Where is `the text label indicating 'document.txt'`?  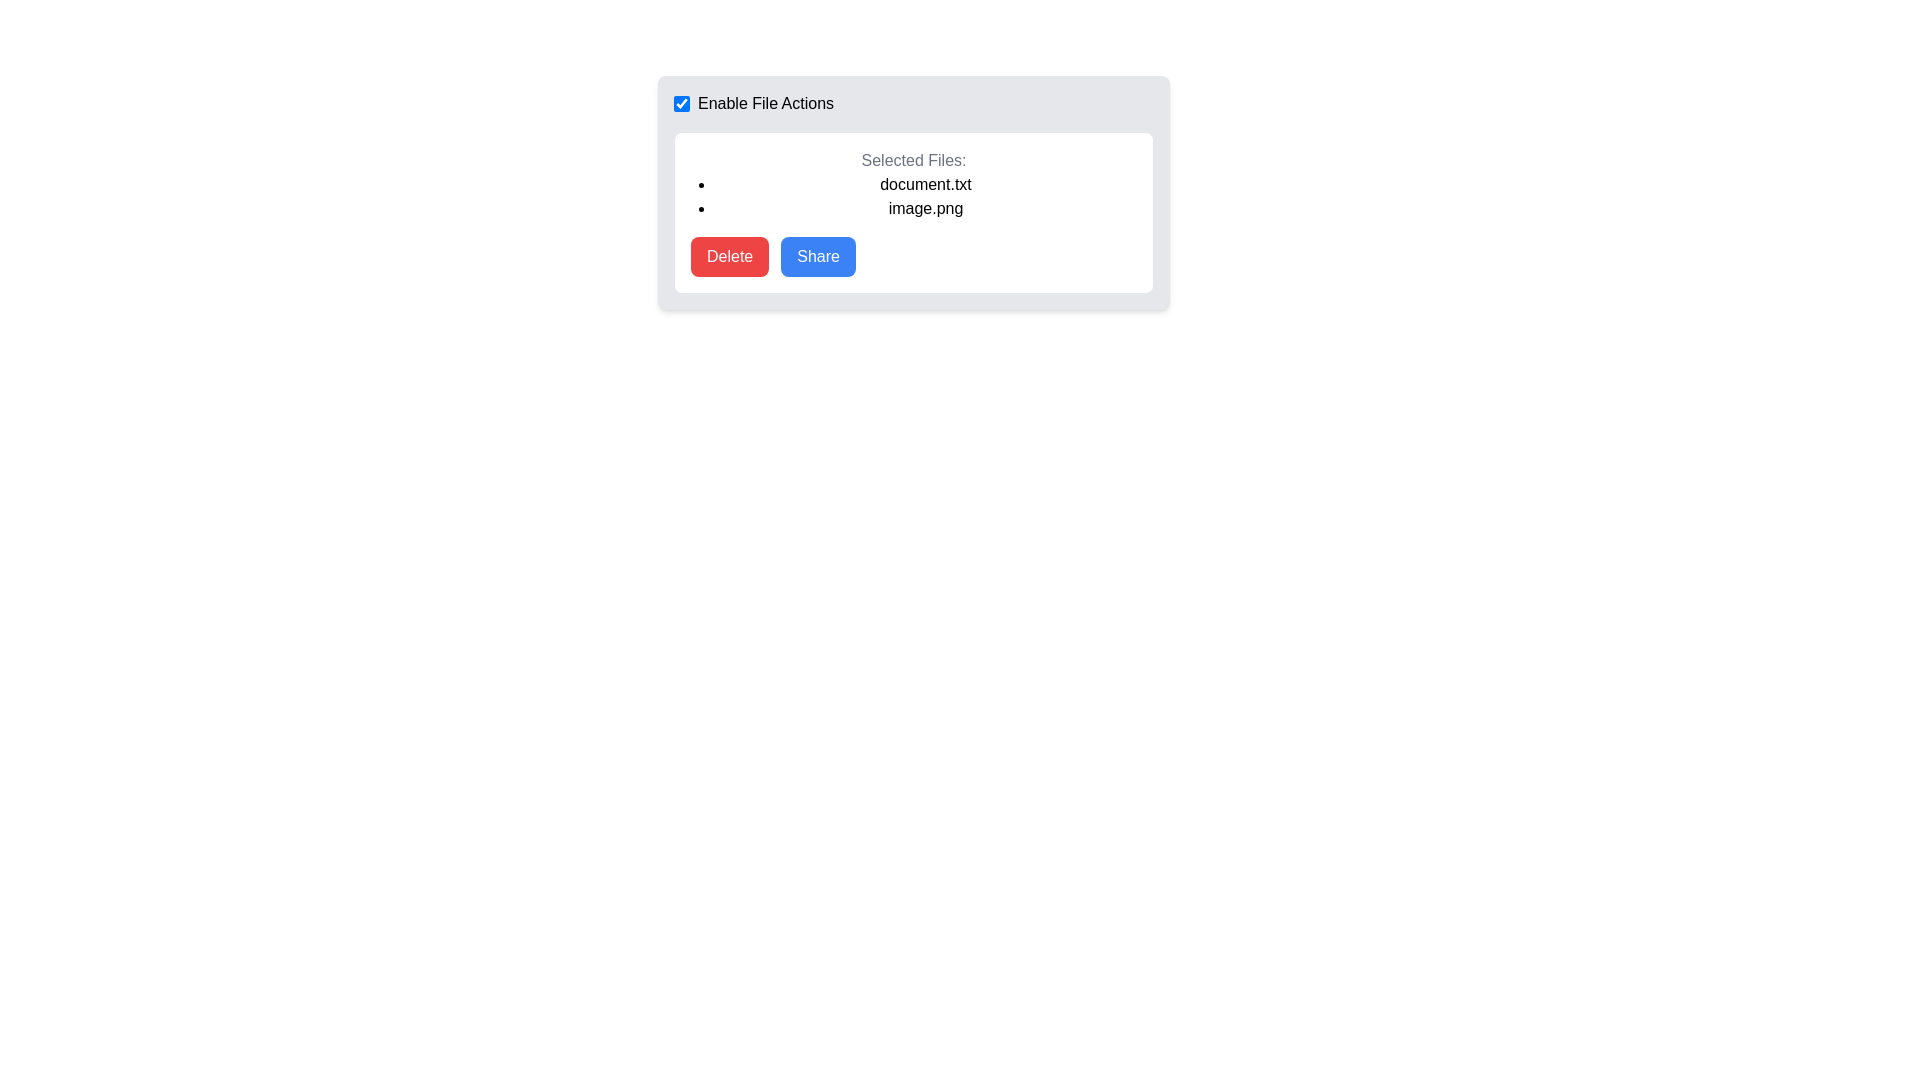 the text label indicating 'document.txt' is located at coordinates (925, 185).